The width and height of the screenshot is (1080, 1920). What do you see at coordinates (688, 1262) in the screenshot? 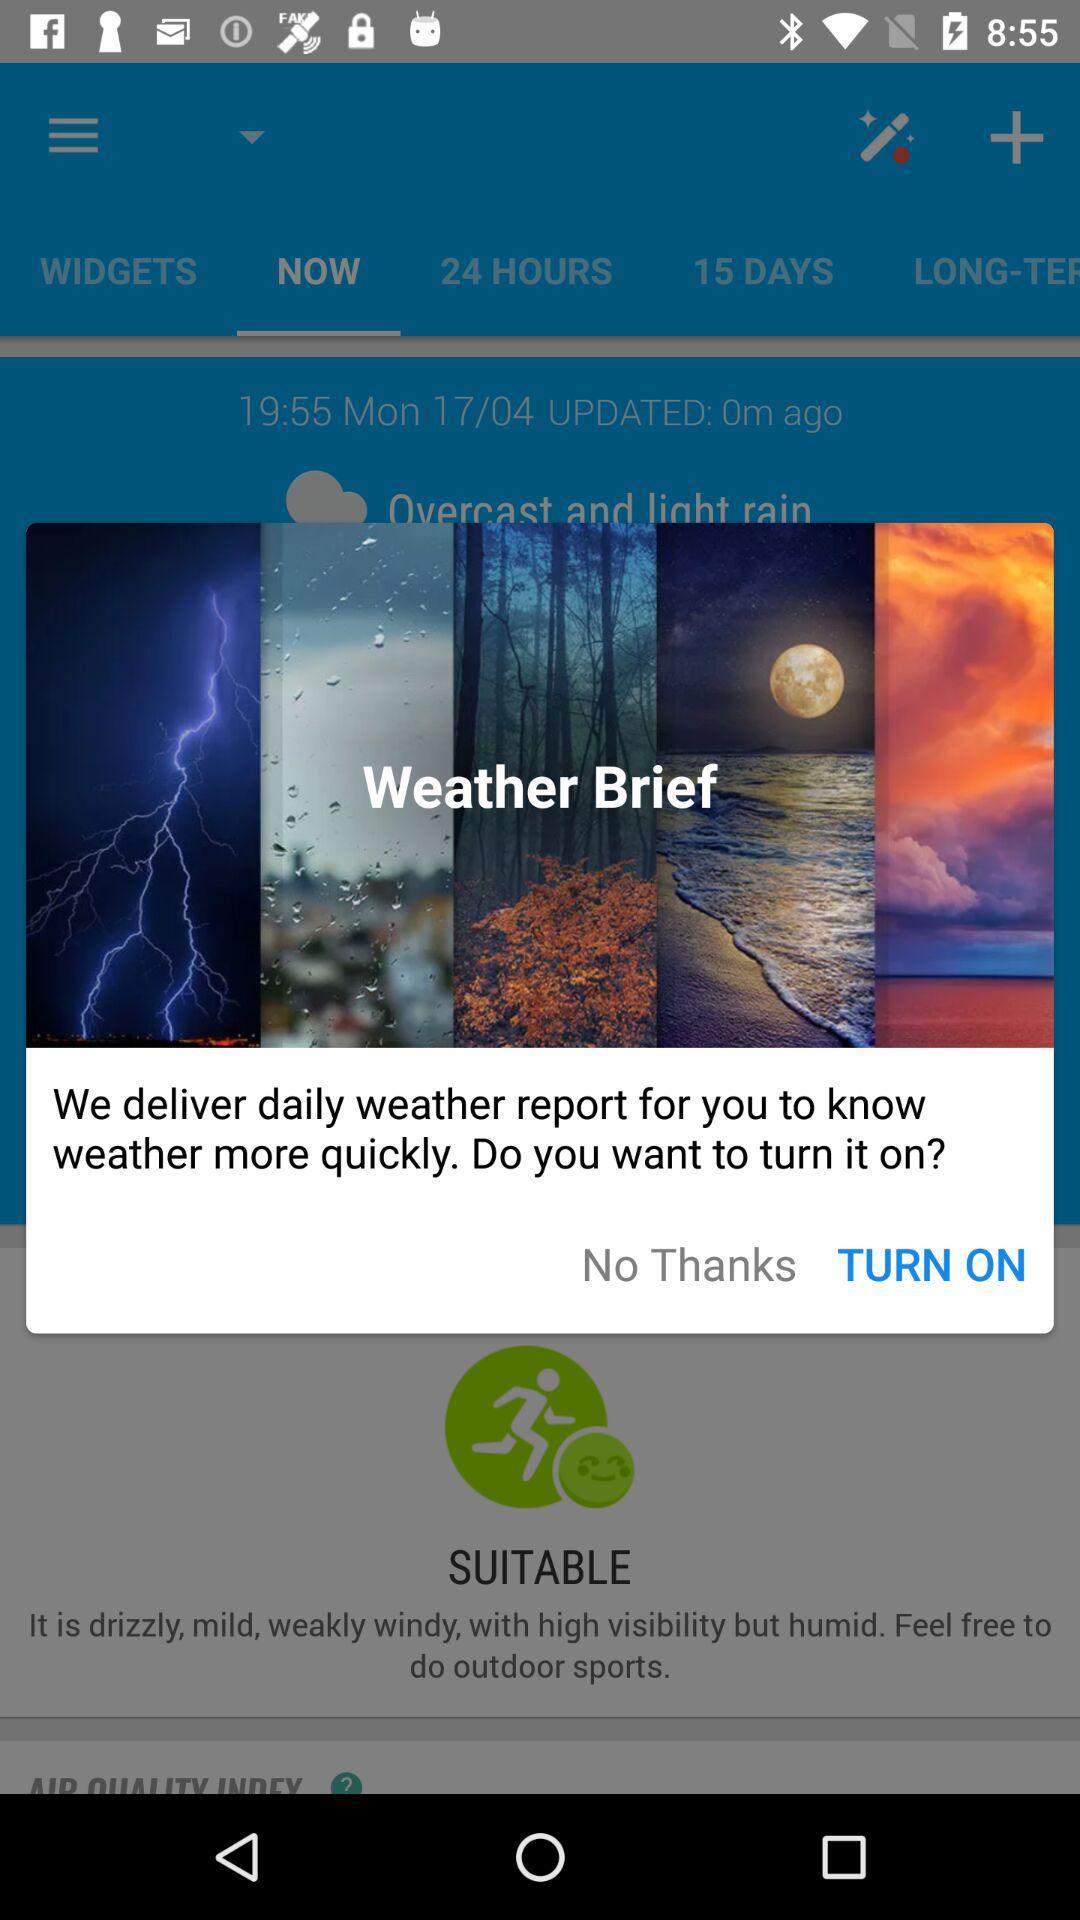
I see `the app to the left of turn on app` at bounding box center [688, 1262].